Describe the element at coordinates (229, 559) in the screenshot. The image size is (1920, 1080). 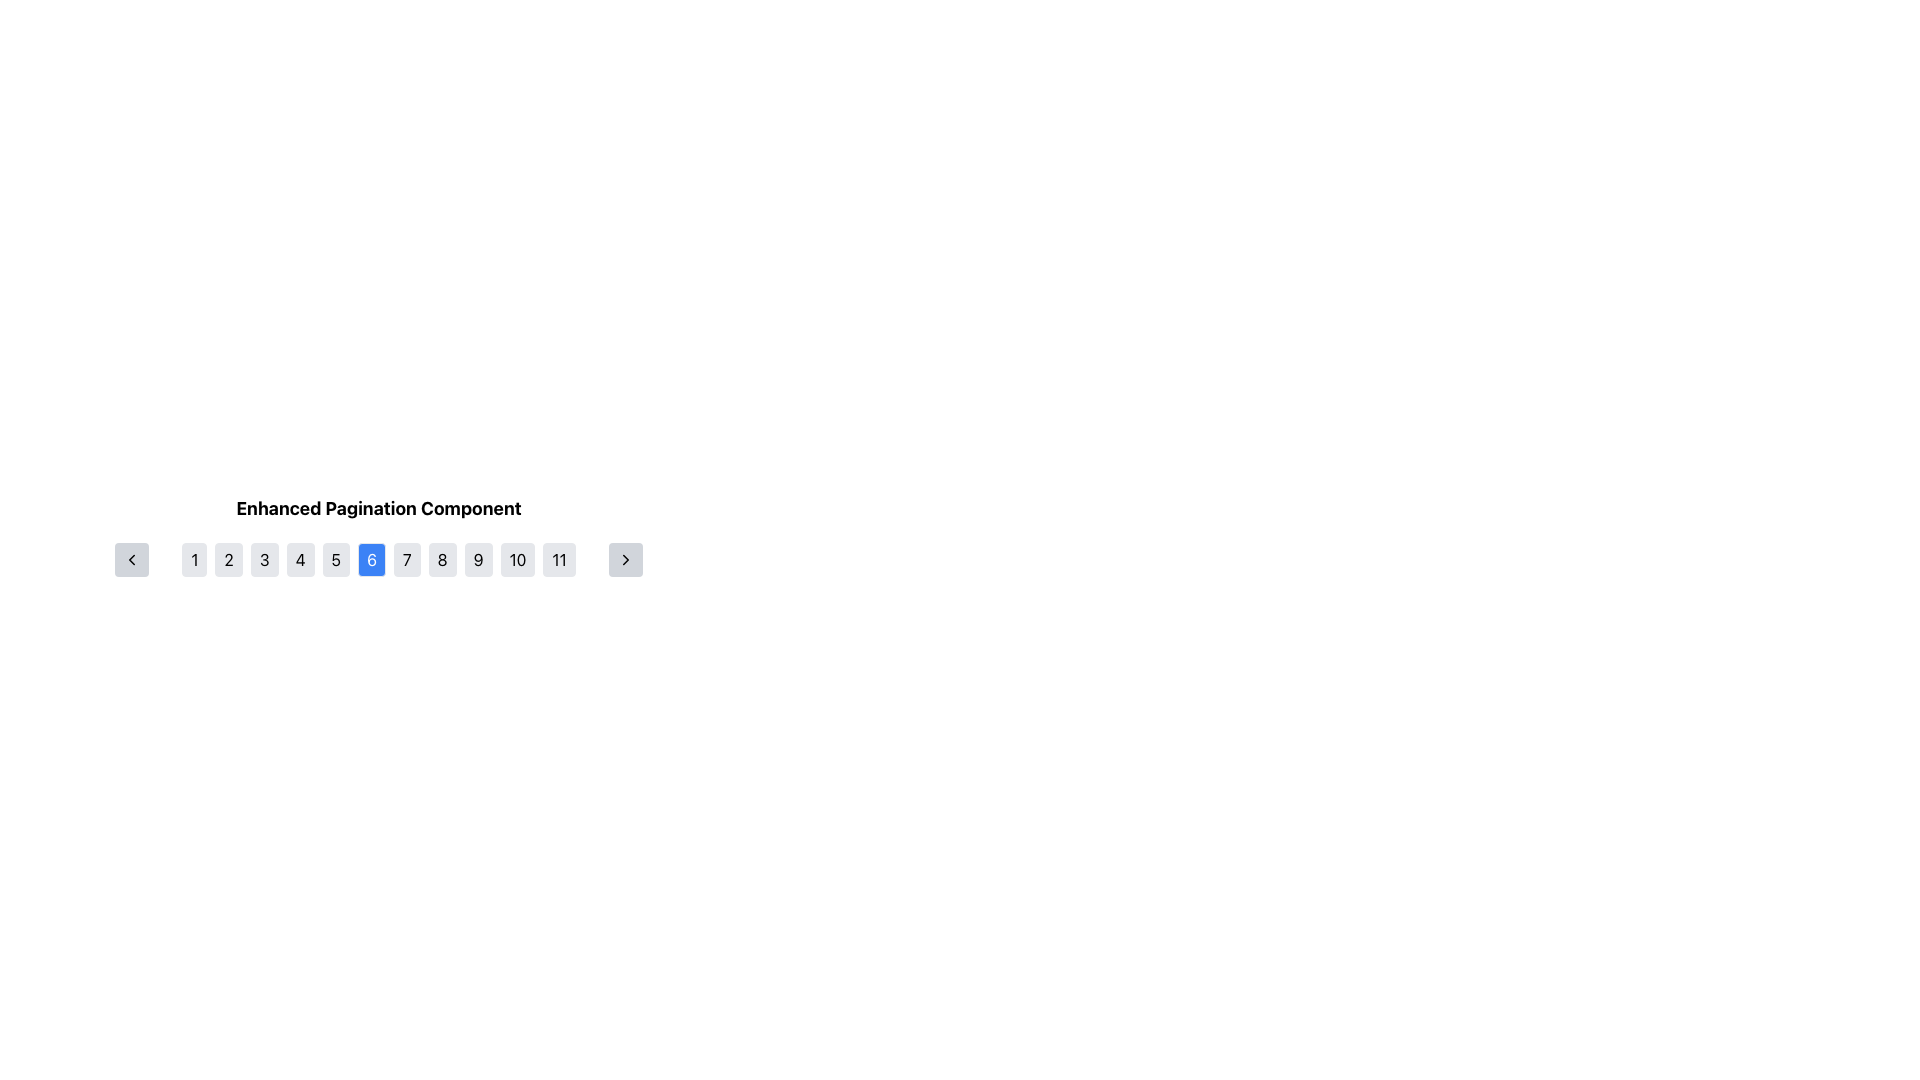
I see `the pagination button labeled '2', which is the second button in a row of buttons` at that location.